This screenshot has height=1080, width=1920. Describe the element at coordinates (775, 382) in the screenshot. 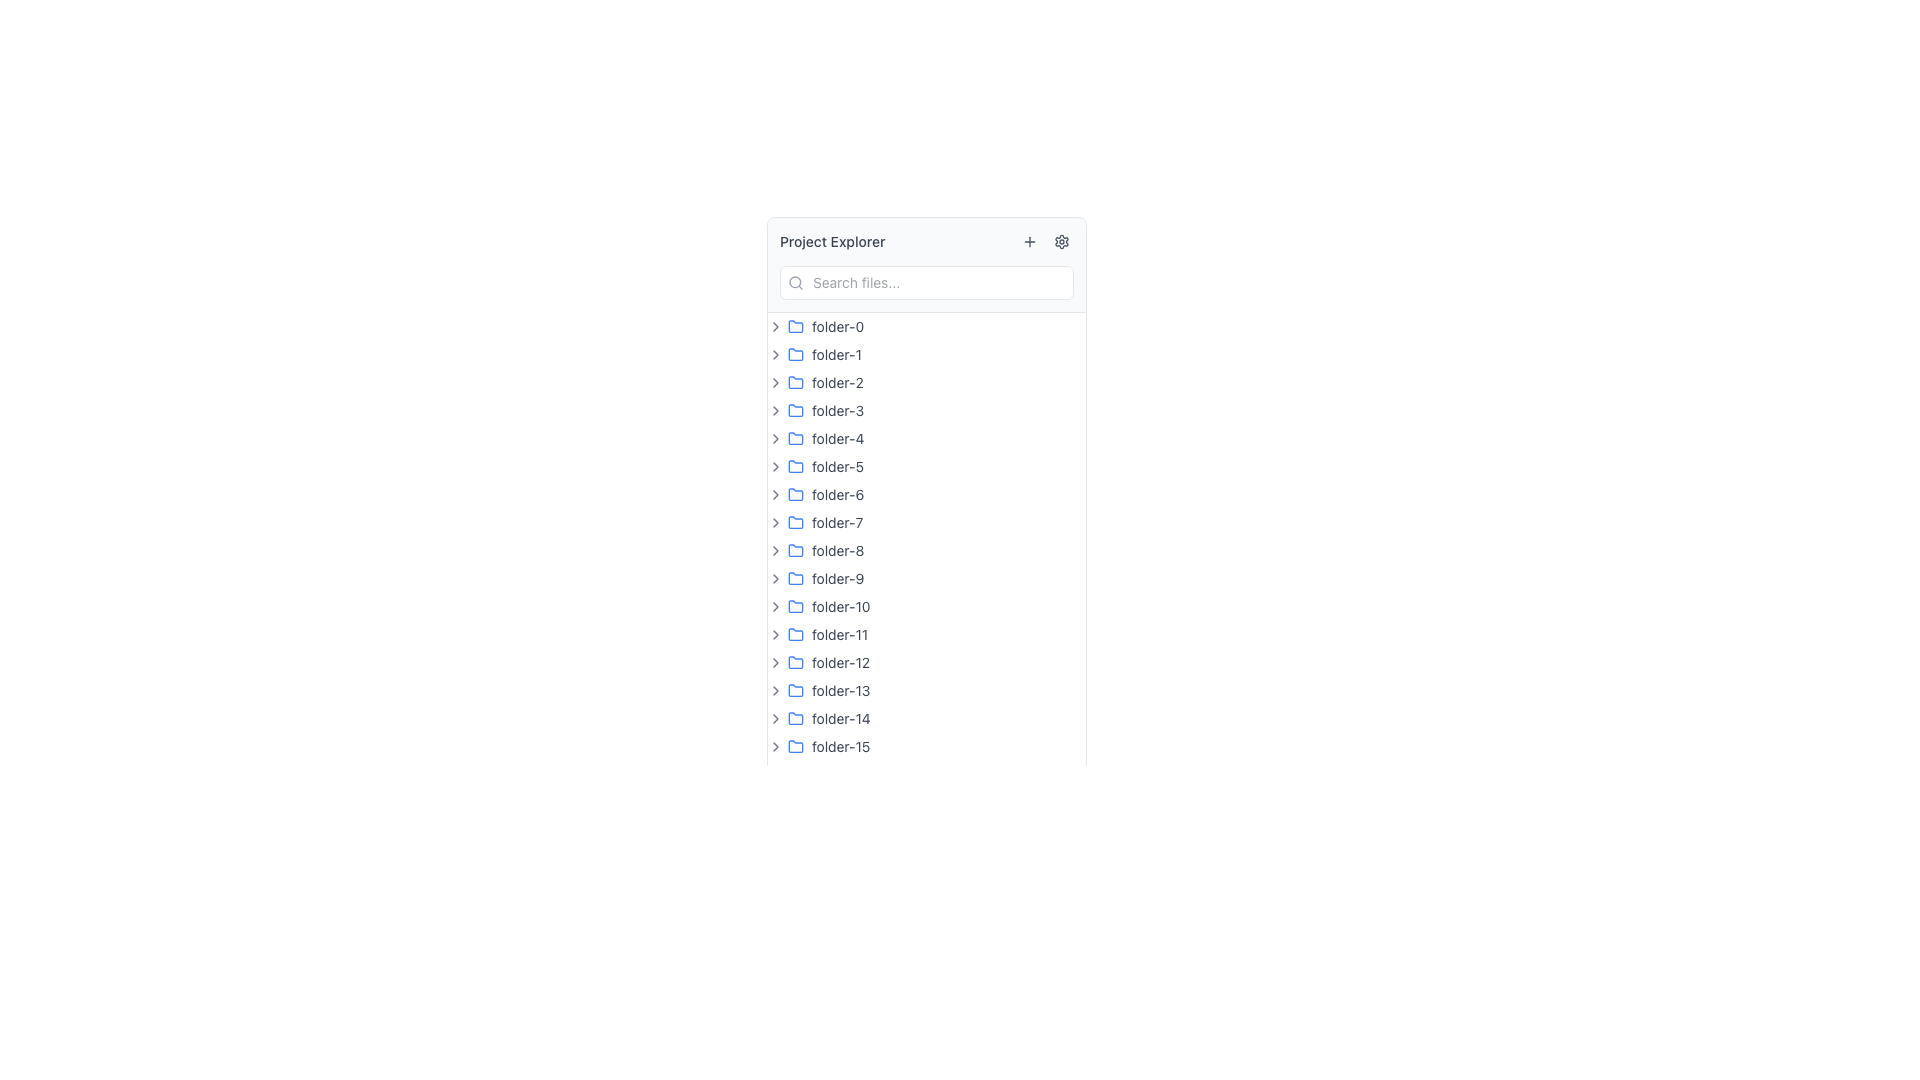

I see `the Chevron icon that toggles the contents of the 'folder-2' folder` at that location.